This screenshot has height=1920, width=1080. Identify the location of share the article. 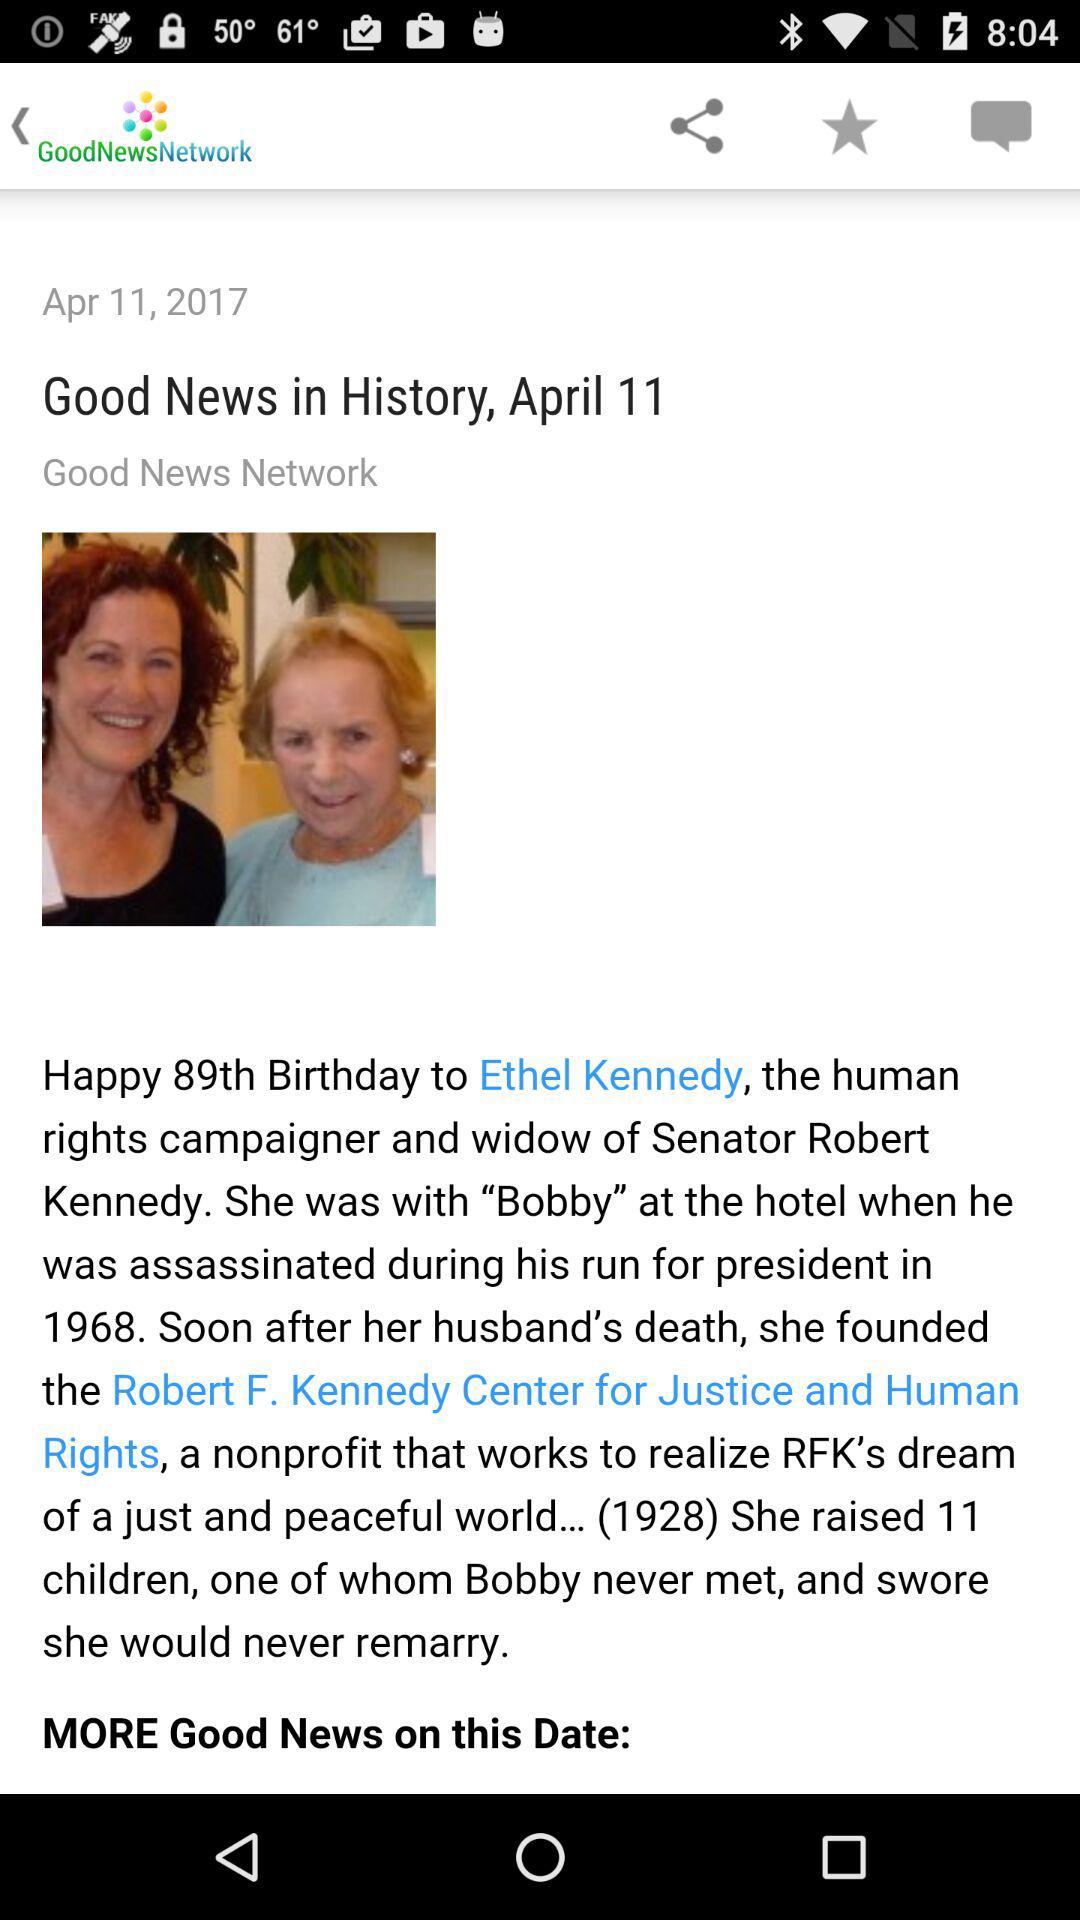
(695, 124).